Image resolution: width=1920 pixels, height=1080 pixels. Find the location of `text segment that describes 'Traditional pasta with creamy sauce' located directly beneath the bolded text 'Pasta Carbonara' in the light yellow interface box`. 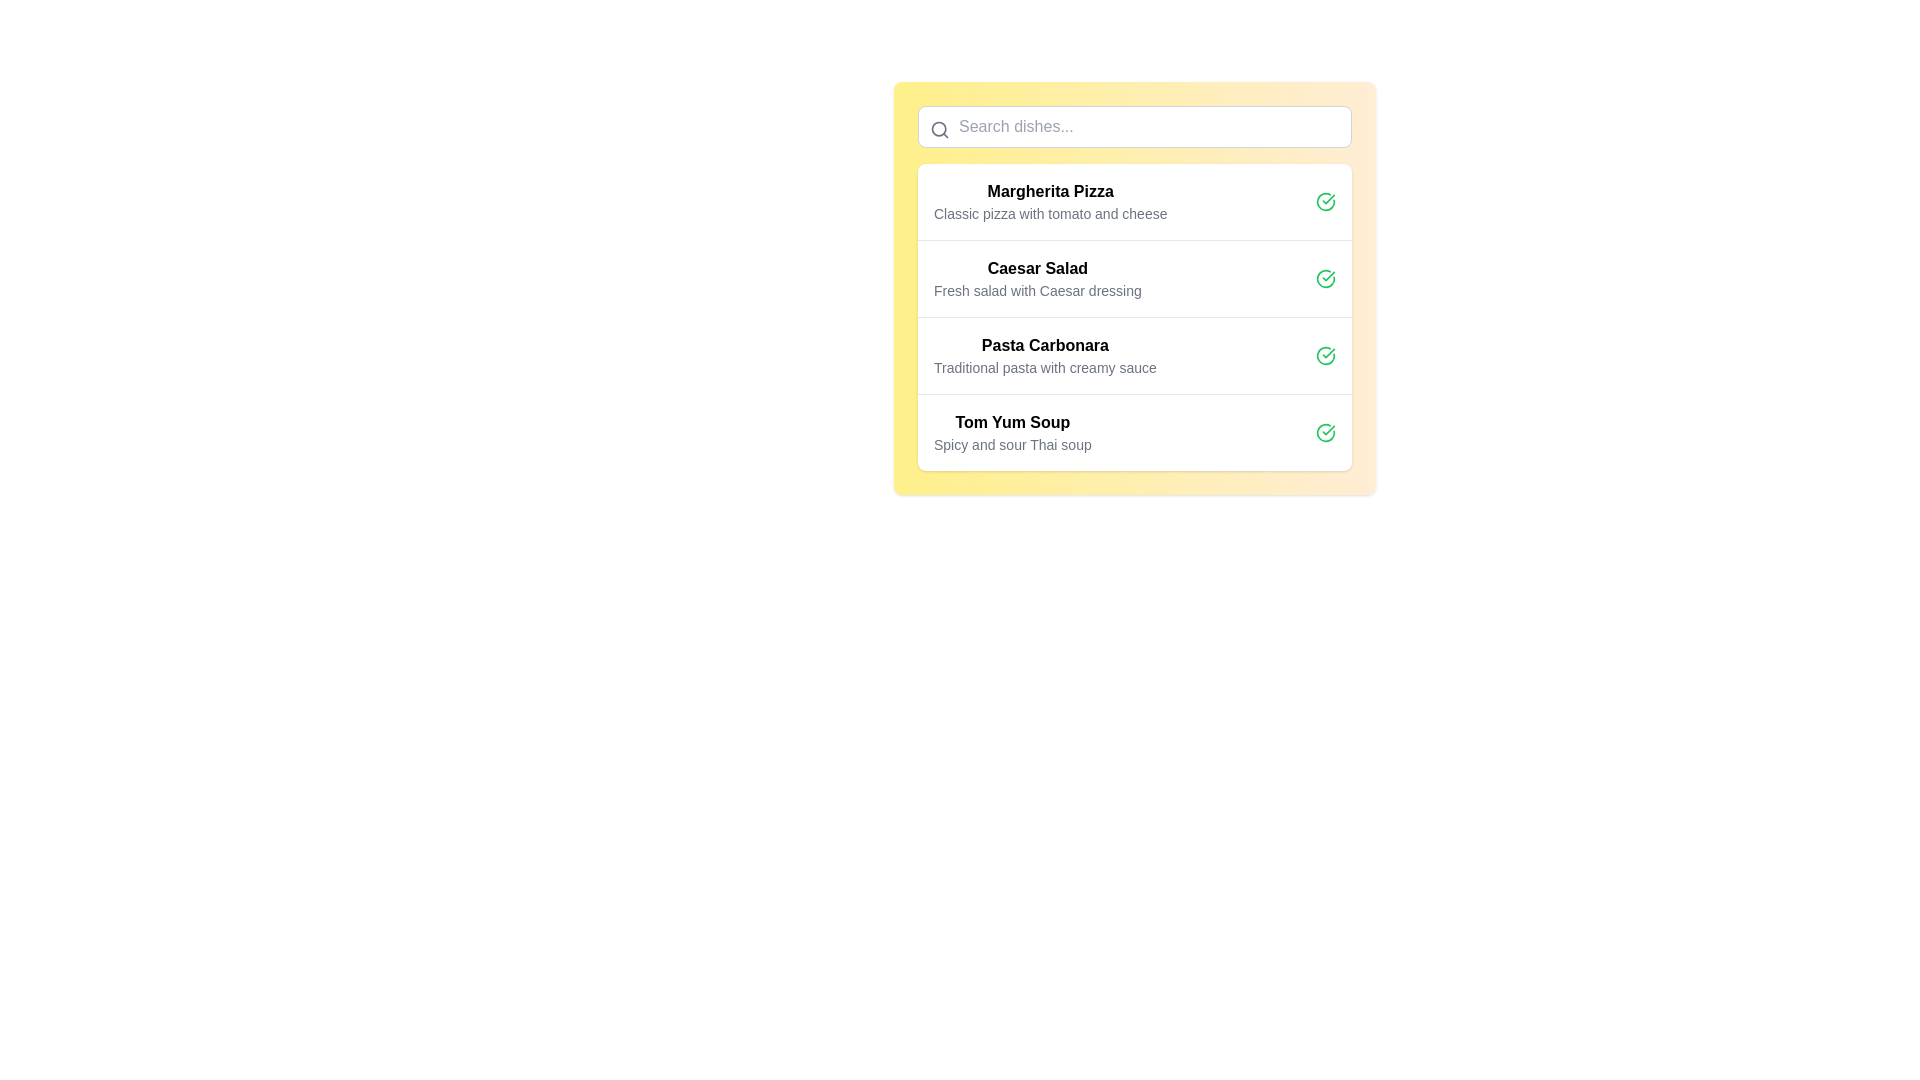

text segment that describes 'Traditional pasta with creamy sauce' located directly beneath the bolded text 'Pasta Carbonara' in the light yellow interface box is located at coordinates (1044, 367).